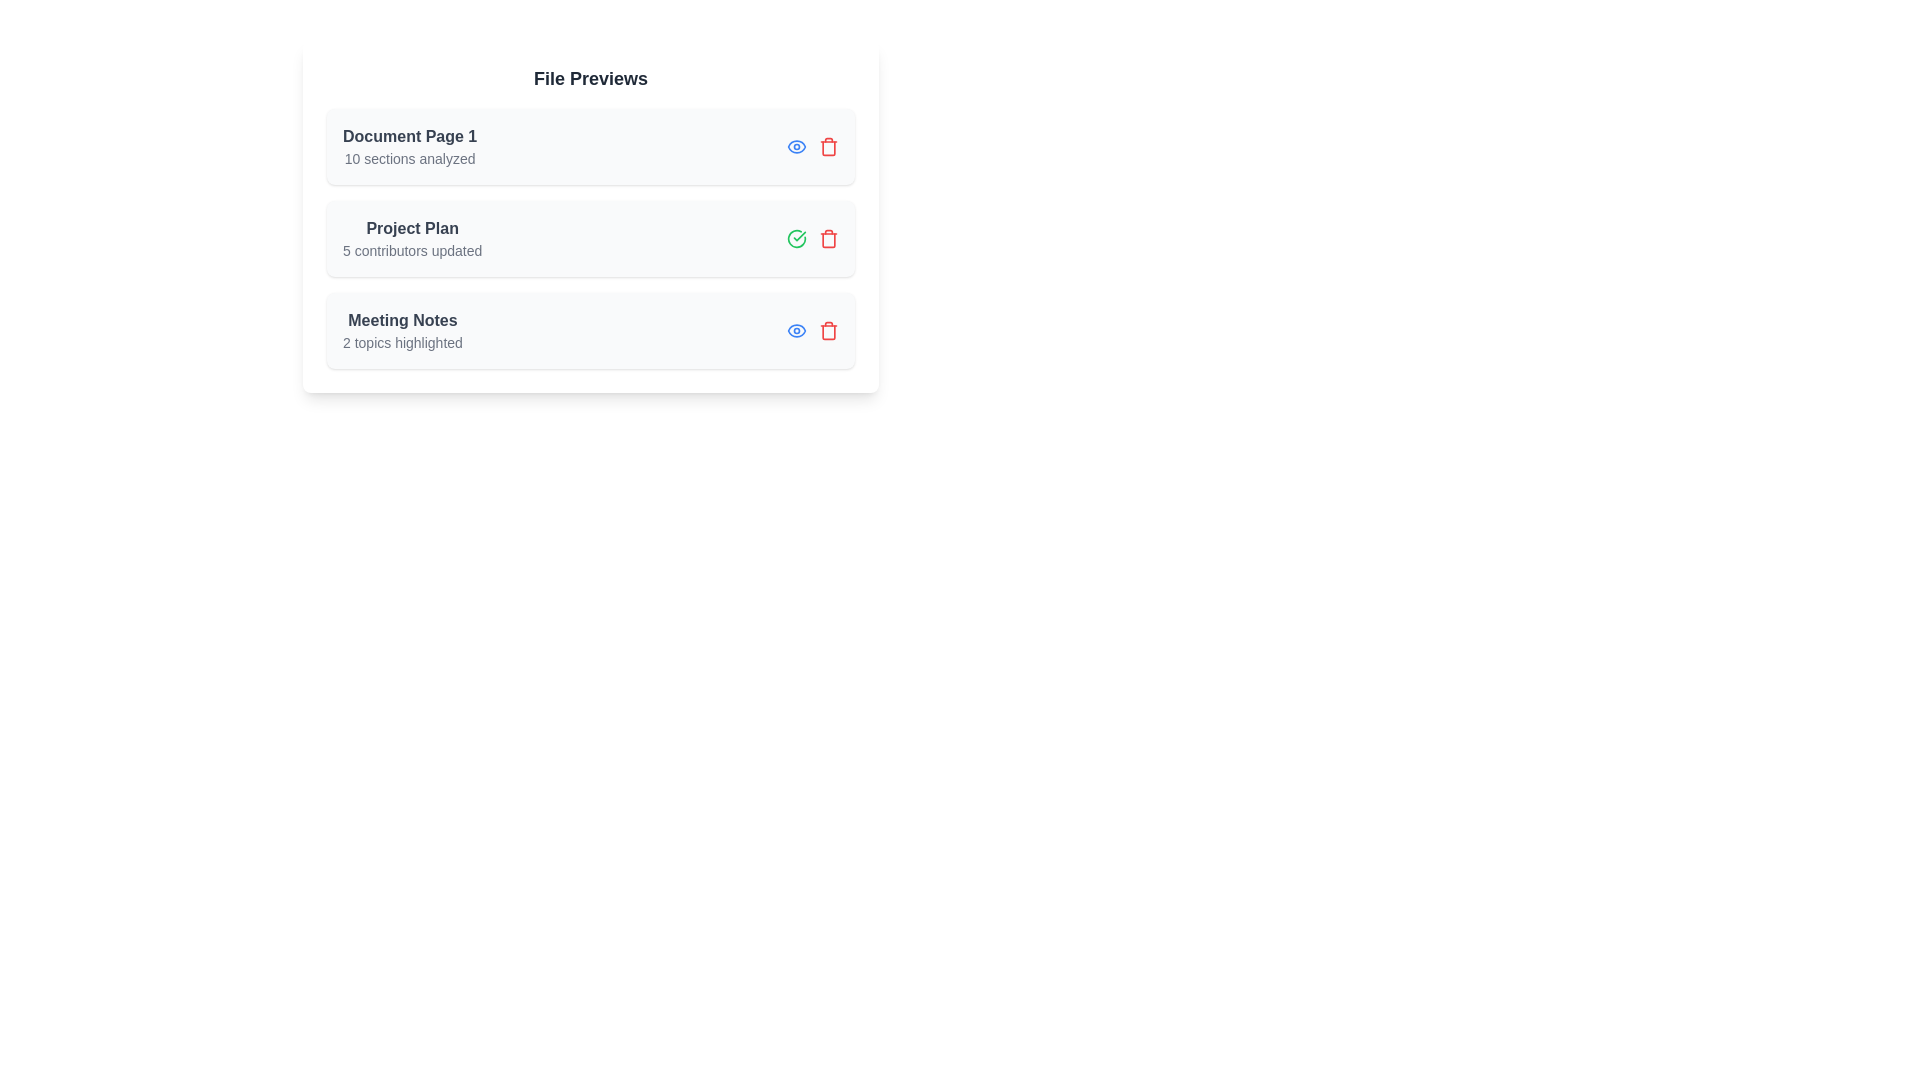 Image resolution: width=1920 pixels, height=1080 pixels. Describe the element at coordinates (829, 145) in the screenshot. I see `trash icon for the item titled 'Document Page 1'` at that location.